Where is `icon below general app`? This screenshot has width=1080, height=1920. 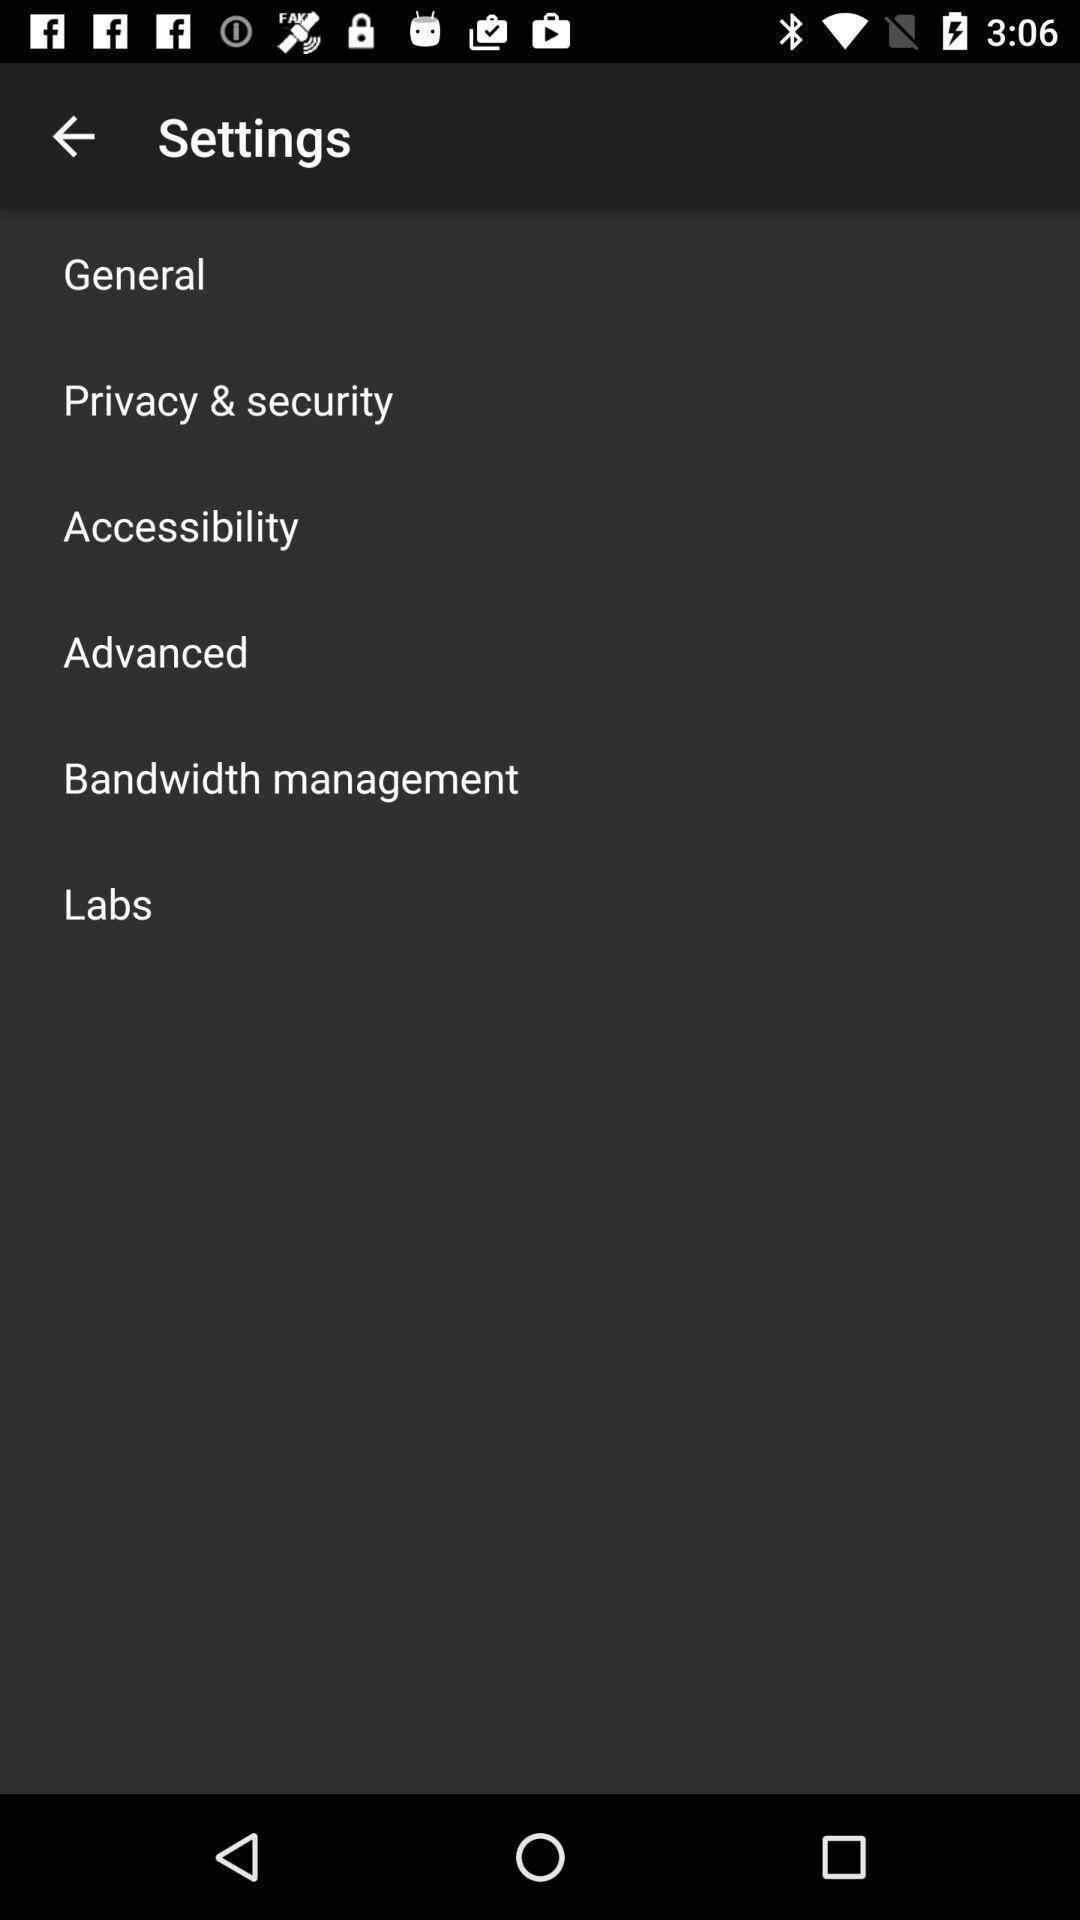 icon below general app is located at coordinates (227, 398).